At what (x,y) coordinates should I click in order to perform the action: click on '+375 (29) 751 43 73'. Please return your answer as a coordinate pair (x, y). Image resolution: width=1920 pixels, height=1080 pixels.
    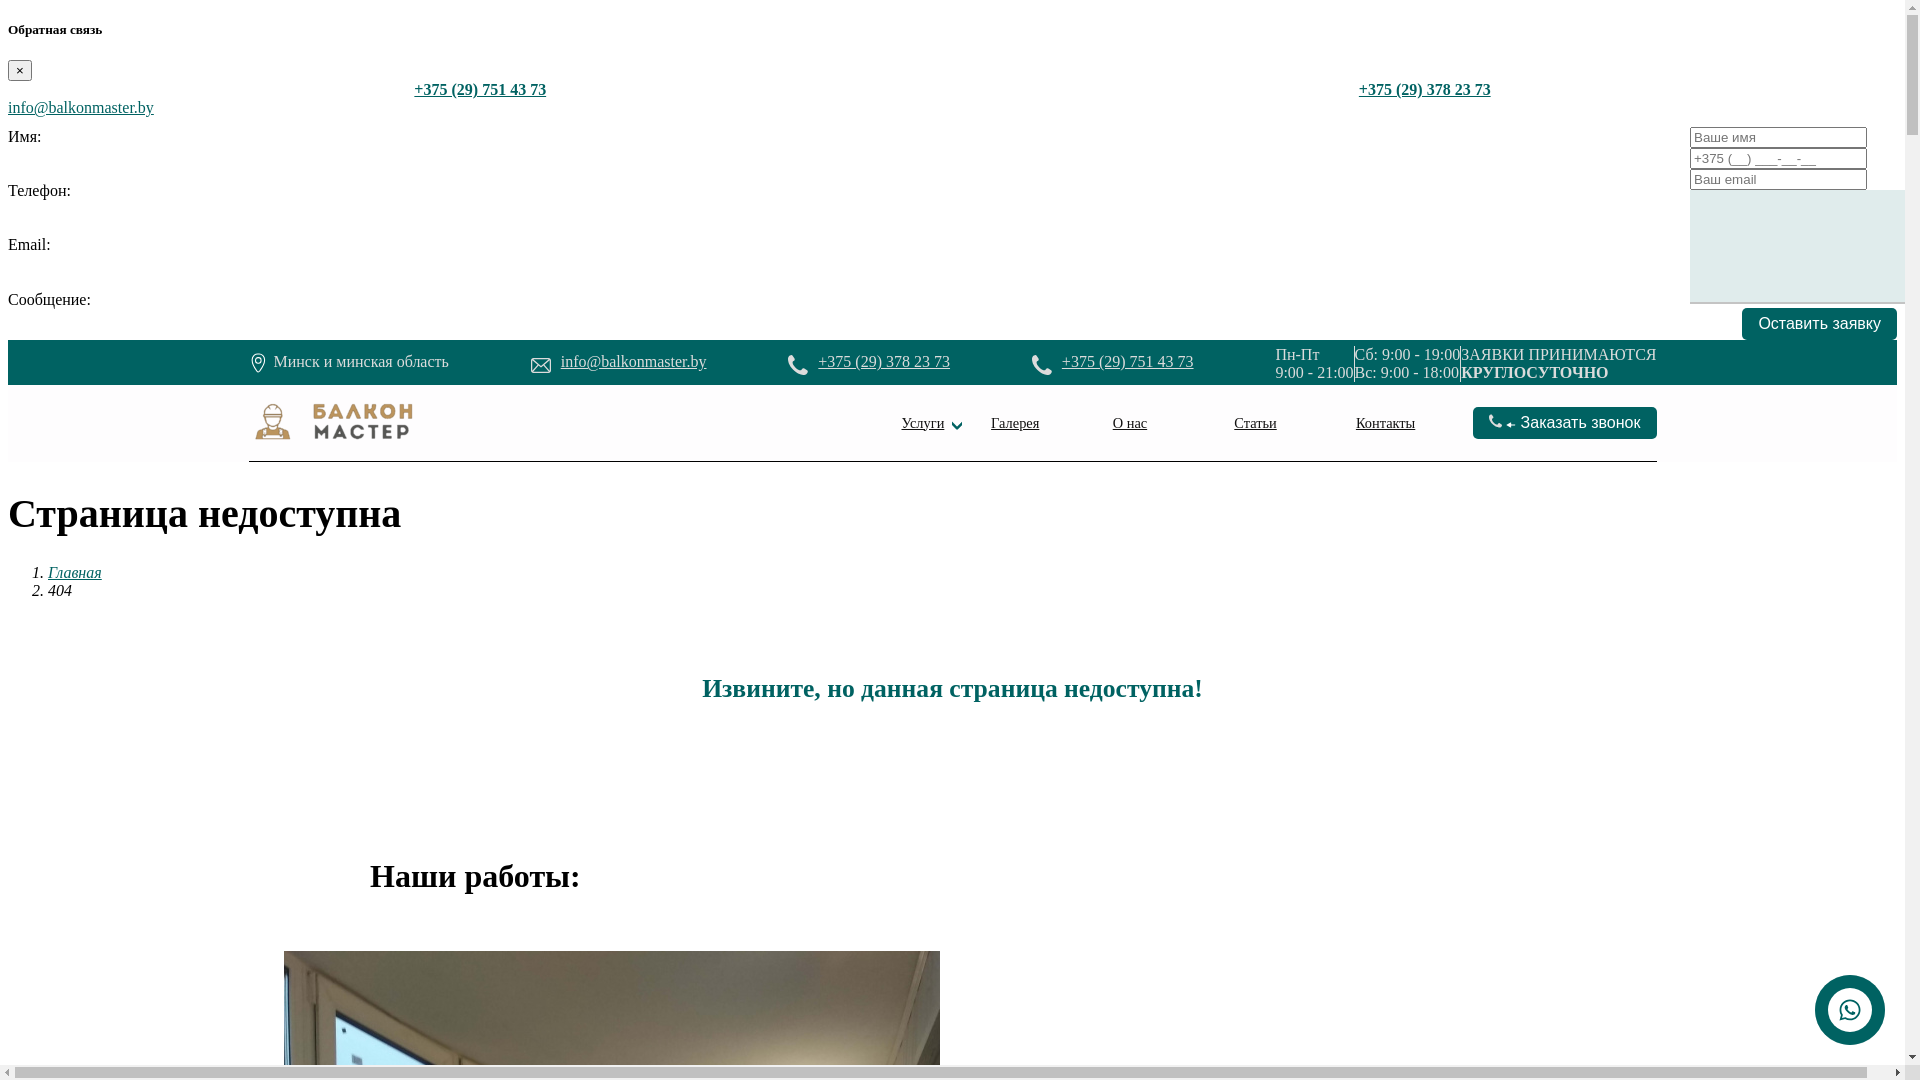
    Looking at the image, I should click on (1128, 361).